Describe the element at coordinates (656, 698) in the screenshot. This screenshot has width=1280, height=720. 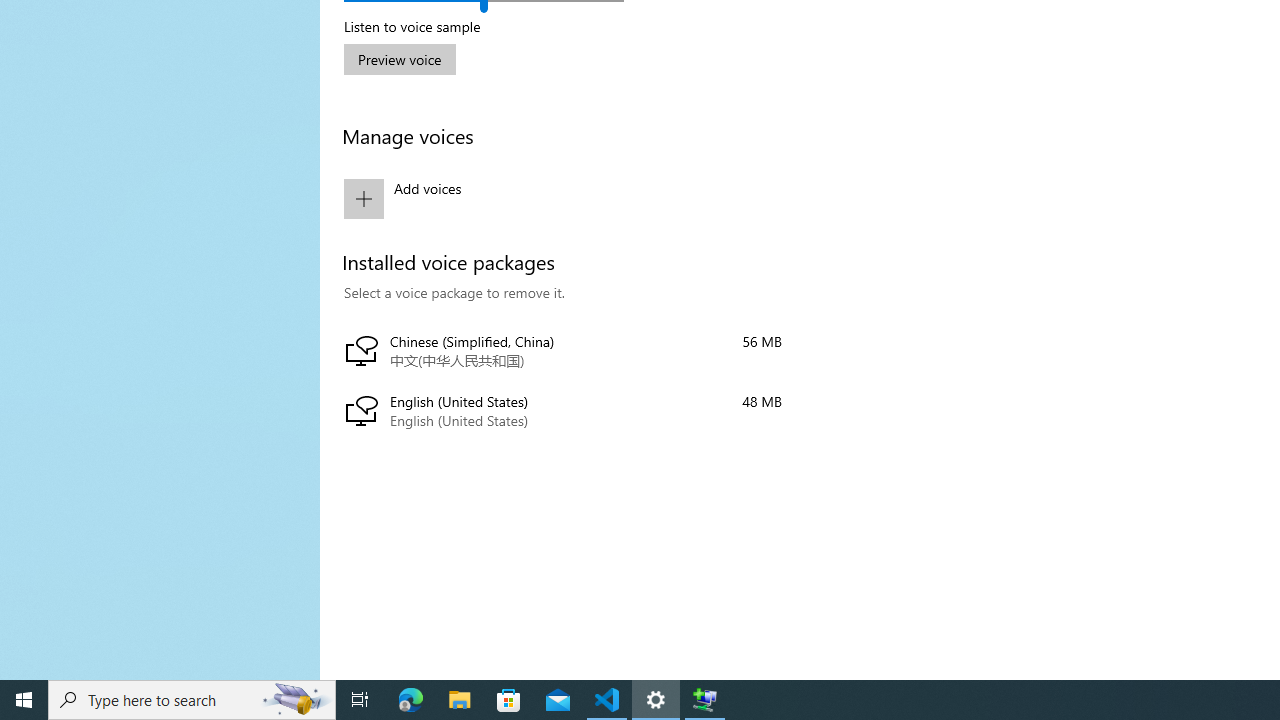
I see `'Settings - 1 running window'` at that location.